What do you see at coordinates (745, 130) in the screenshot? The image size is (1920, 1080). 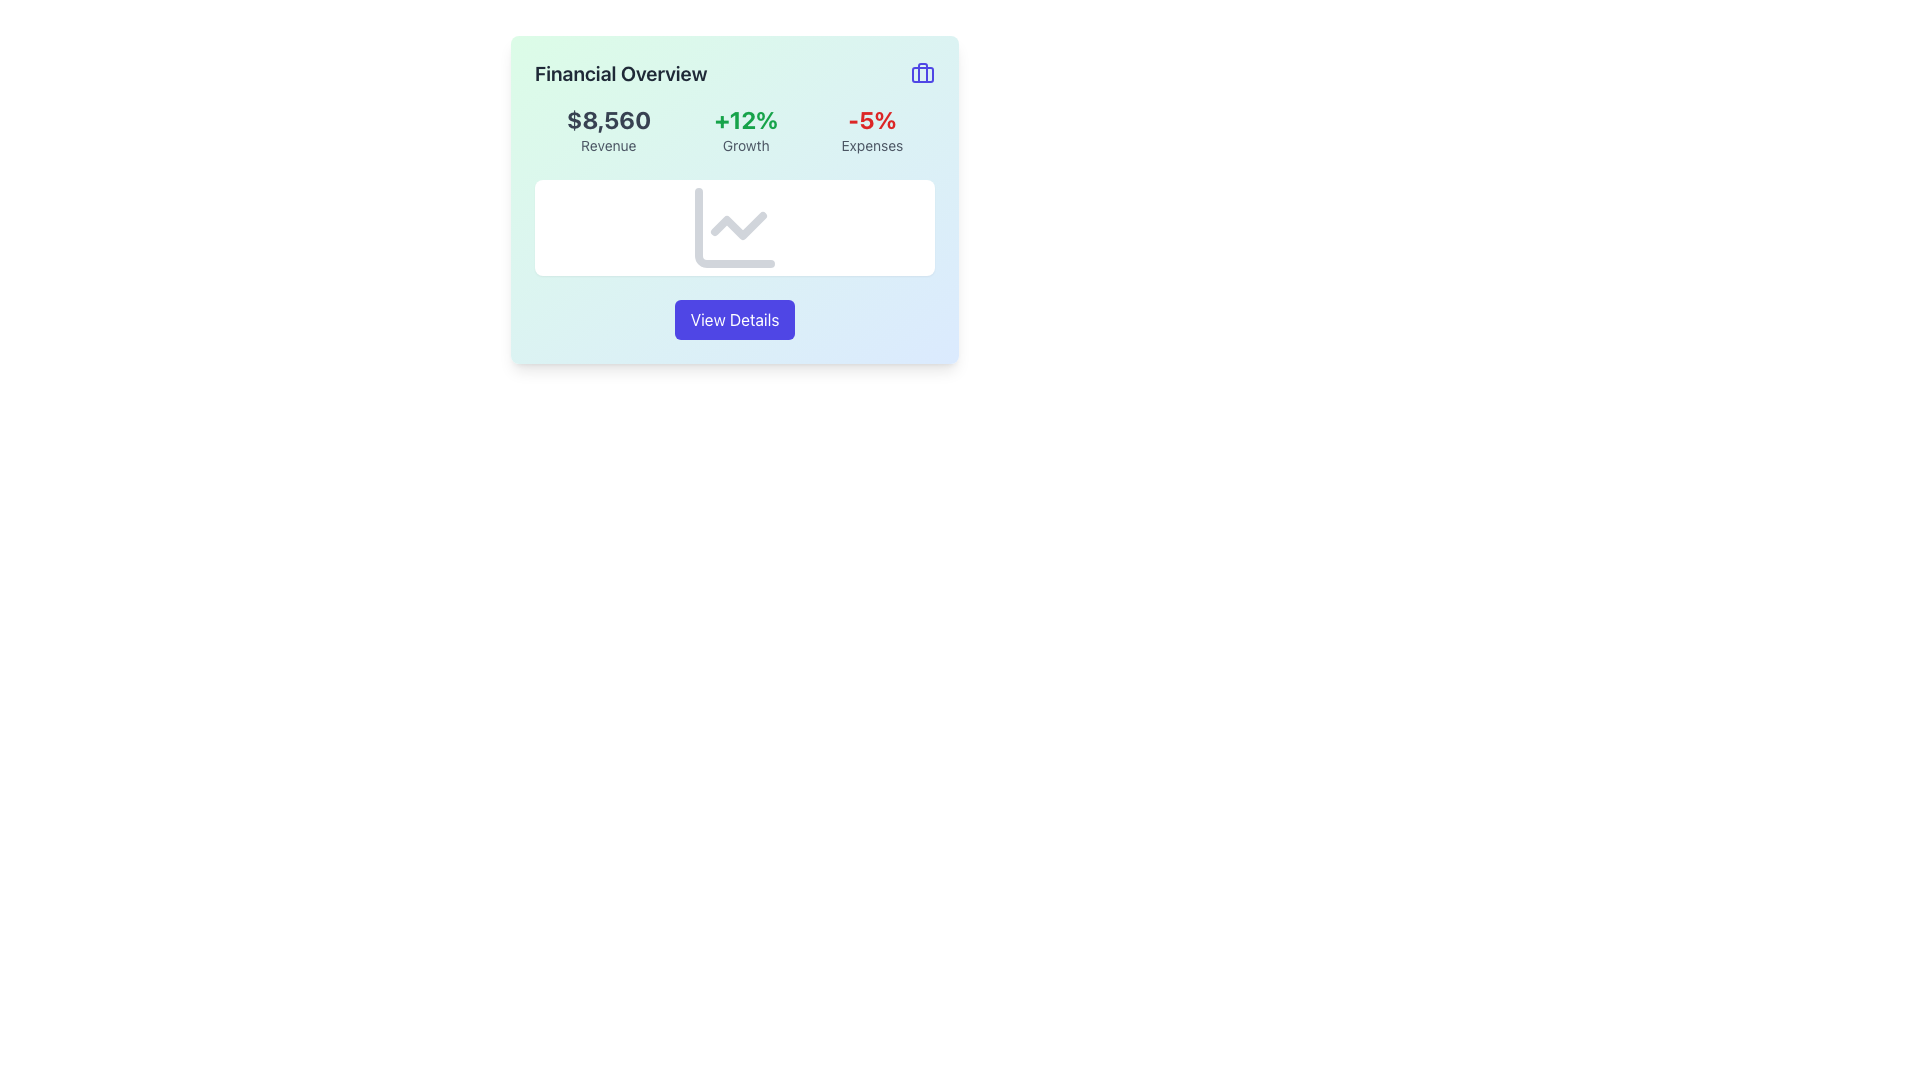 I see `the text block that conveys an increase in growth percentage, located under the 'Financial Overview' label, positioned between '$8,560 Revenue' and '-5% Expenses'` at bounding box center [745, 130].